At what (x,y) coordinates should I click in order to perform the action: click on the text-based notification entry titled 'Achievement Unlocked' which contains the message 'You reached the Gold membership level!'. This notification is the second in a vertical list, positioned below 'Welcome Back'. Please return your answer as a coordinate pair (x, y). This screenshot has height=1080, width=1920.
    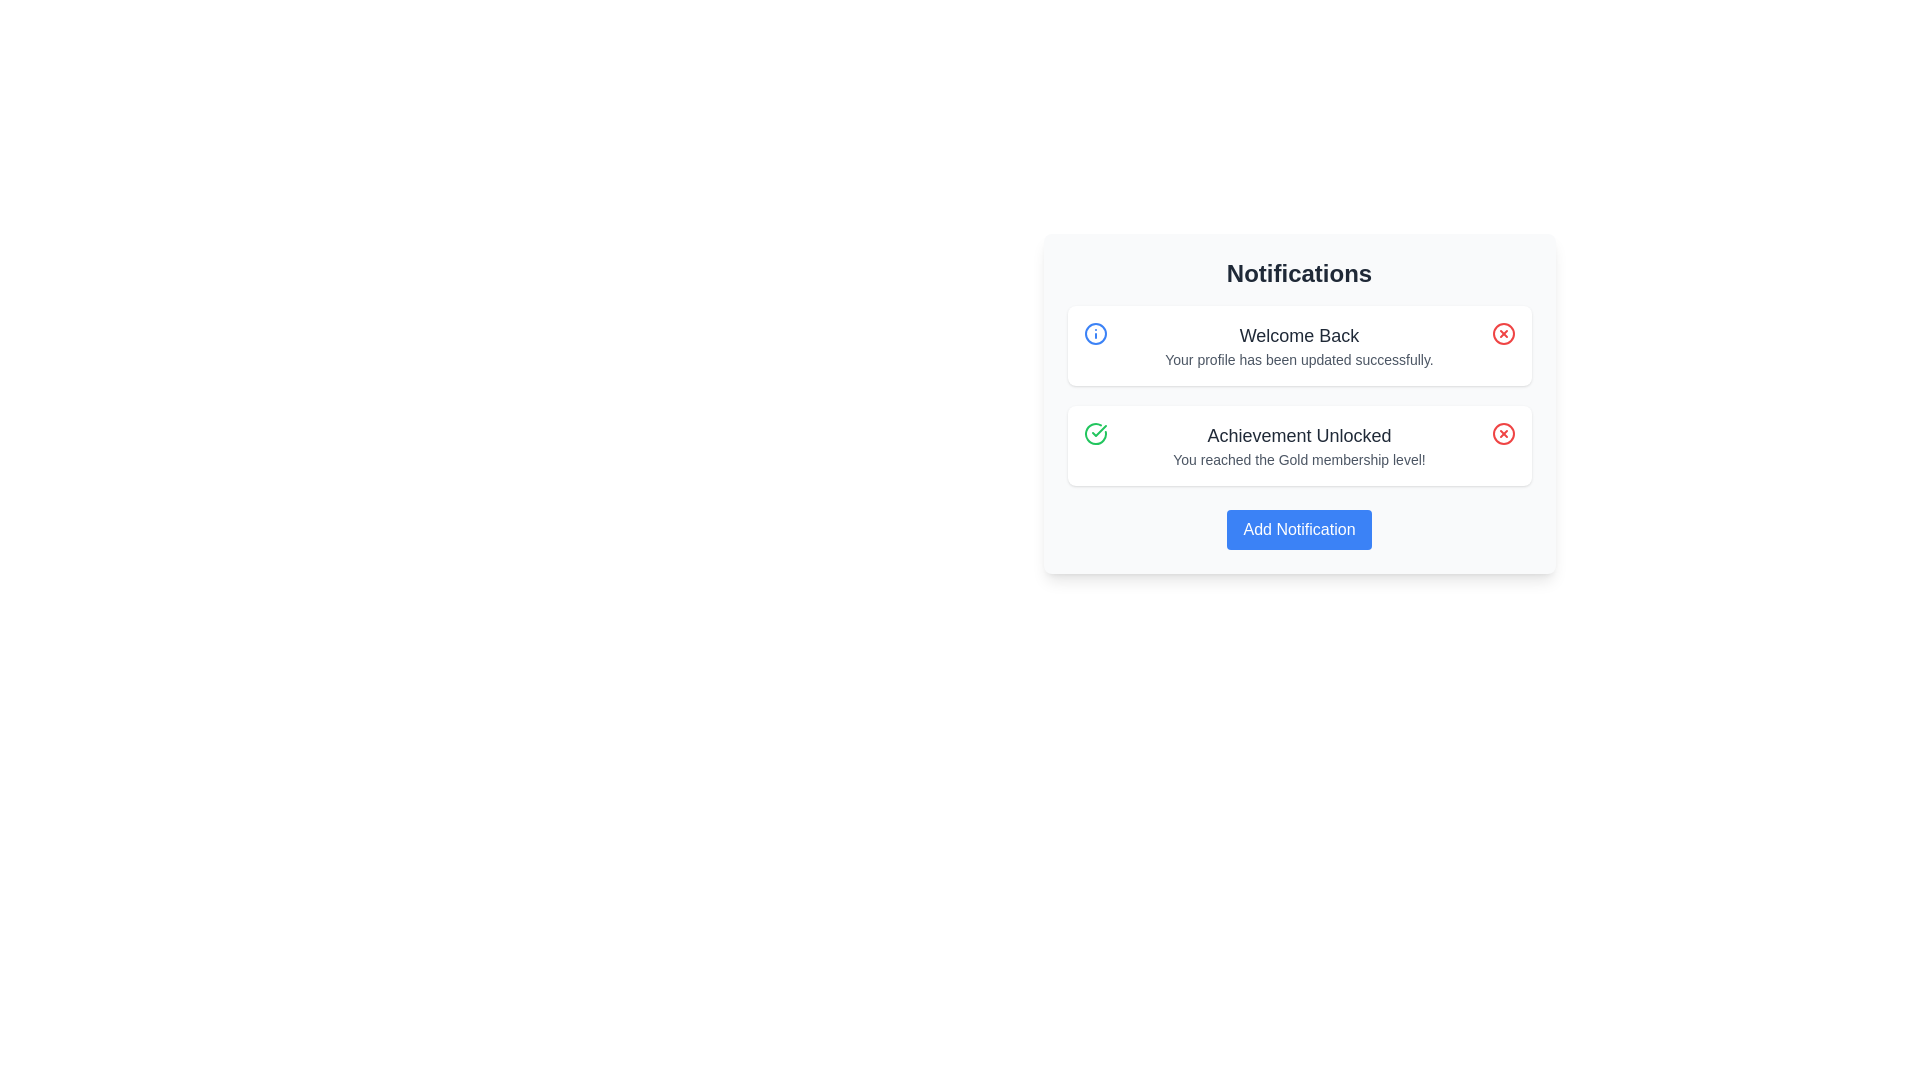
    Looking at the image, I should click on (1299, 445).